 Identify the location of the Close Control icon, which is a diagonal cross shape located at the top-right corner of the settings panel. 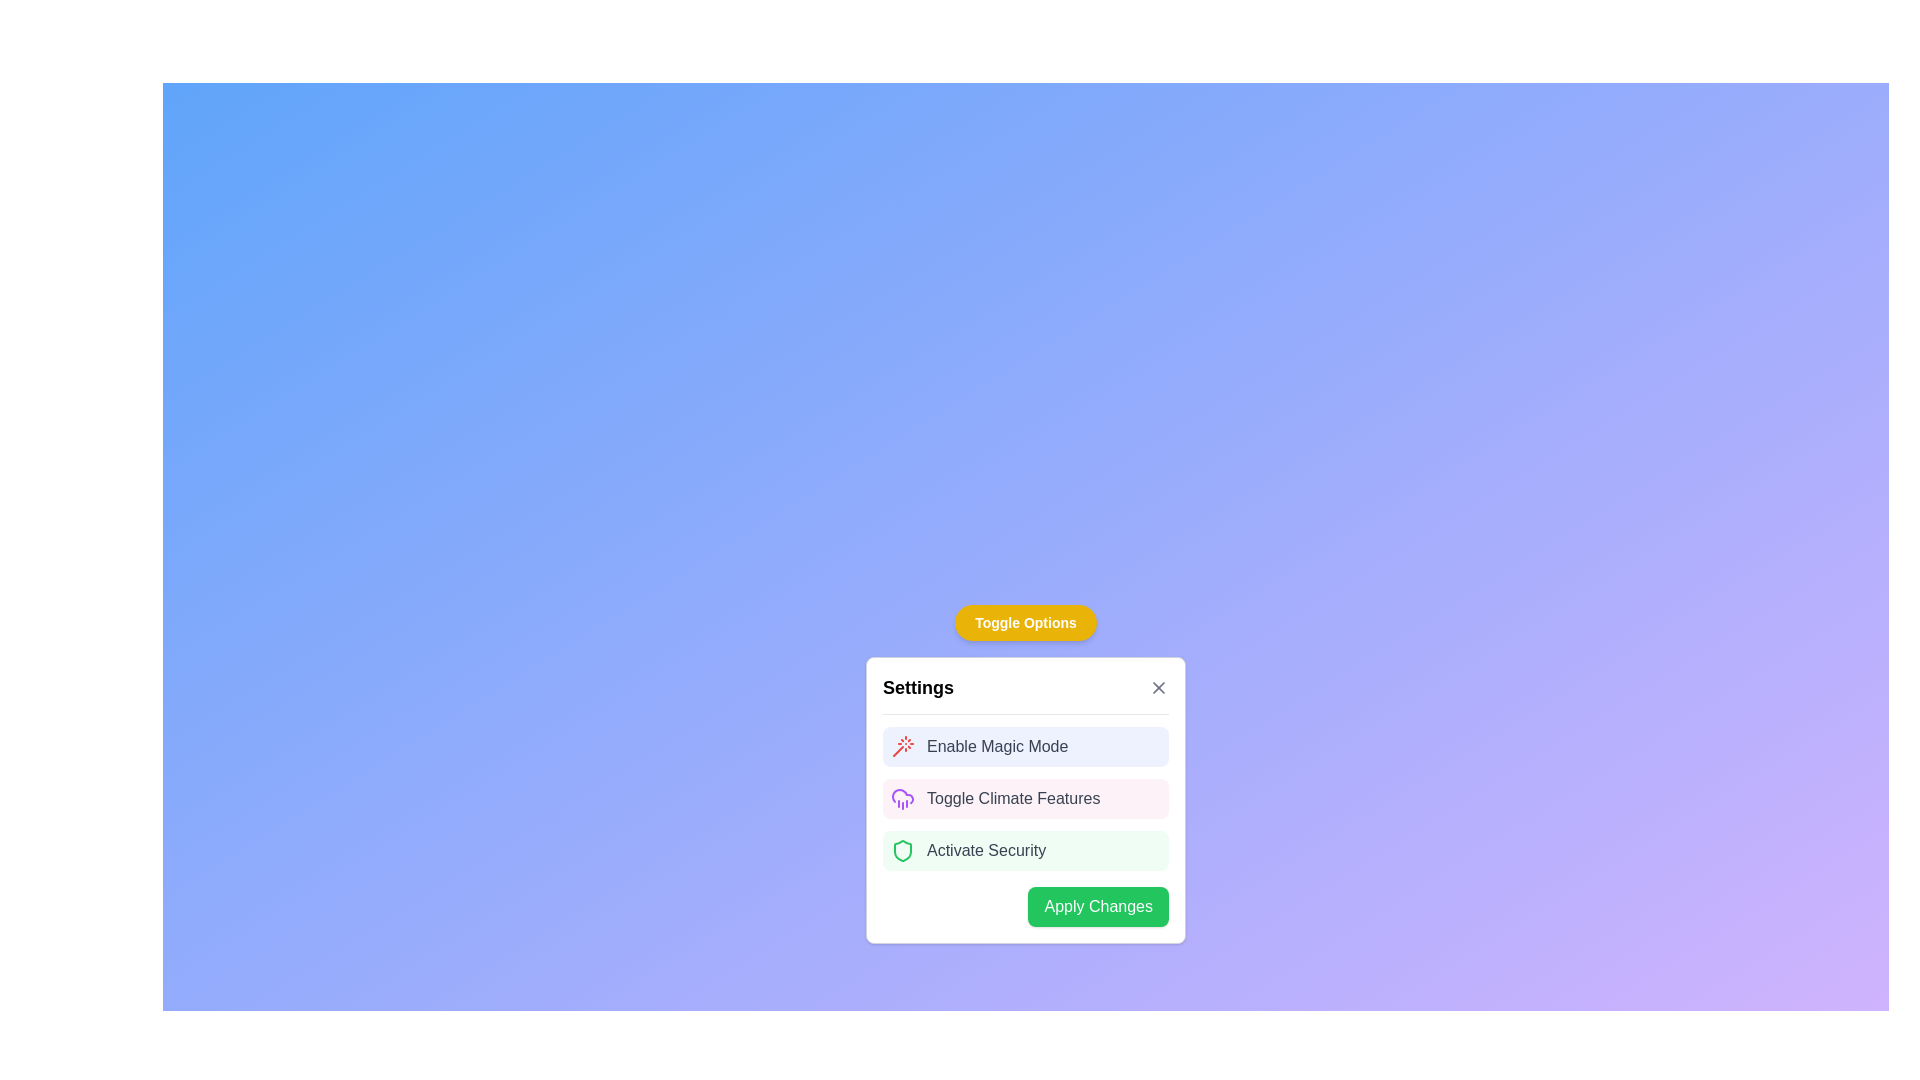
(1158, 686).